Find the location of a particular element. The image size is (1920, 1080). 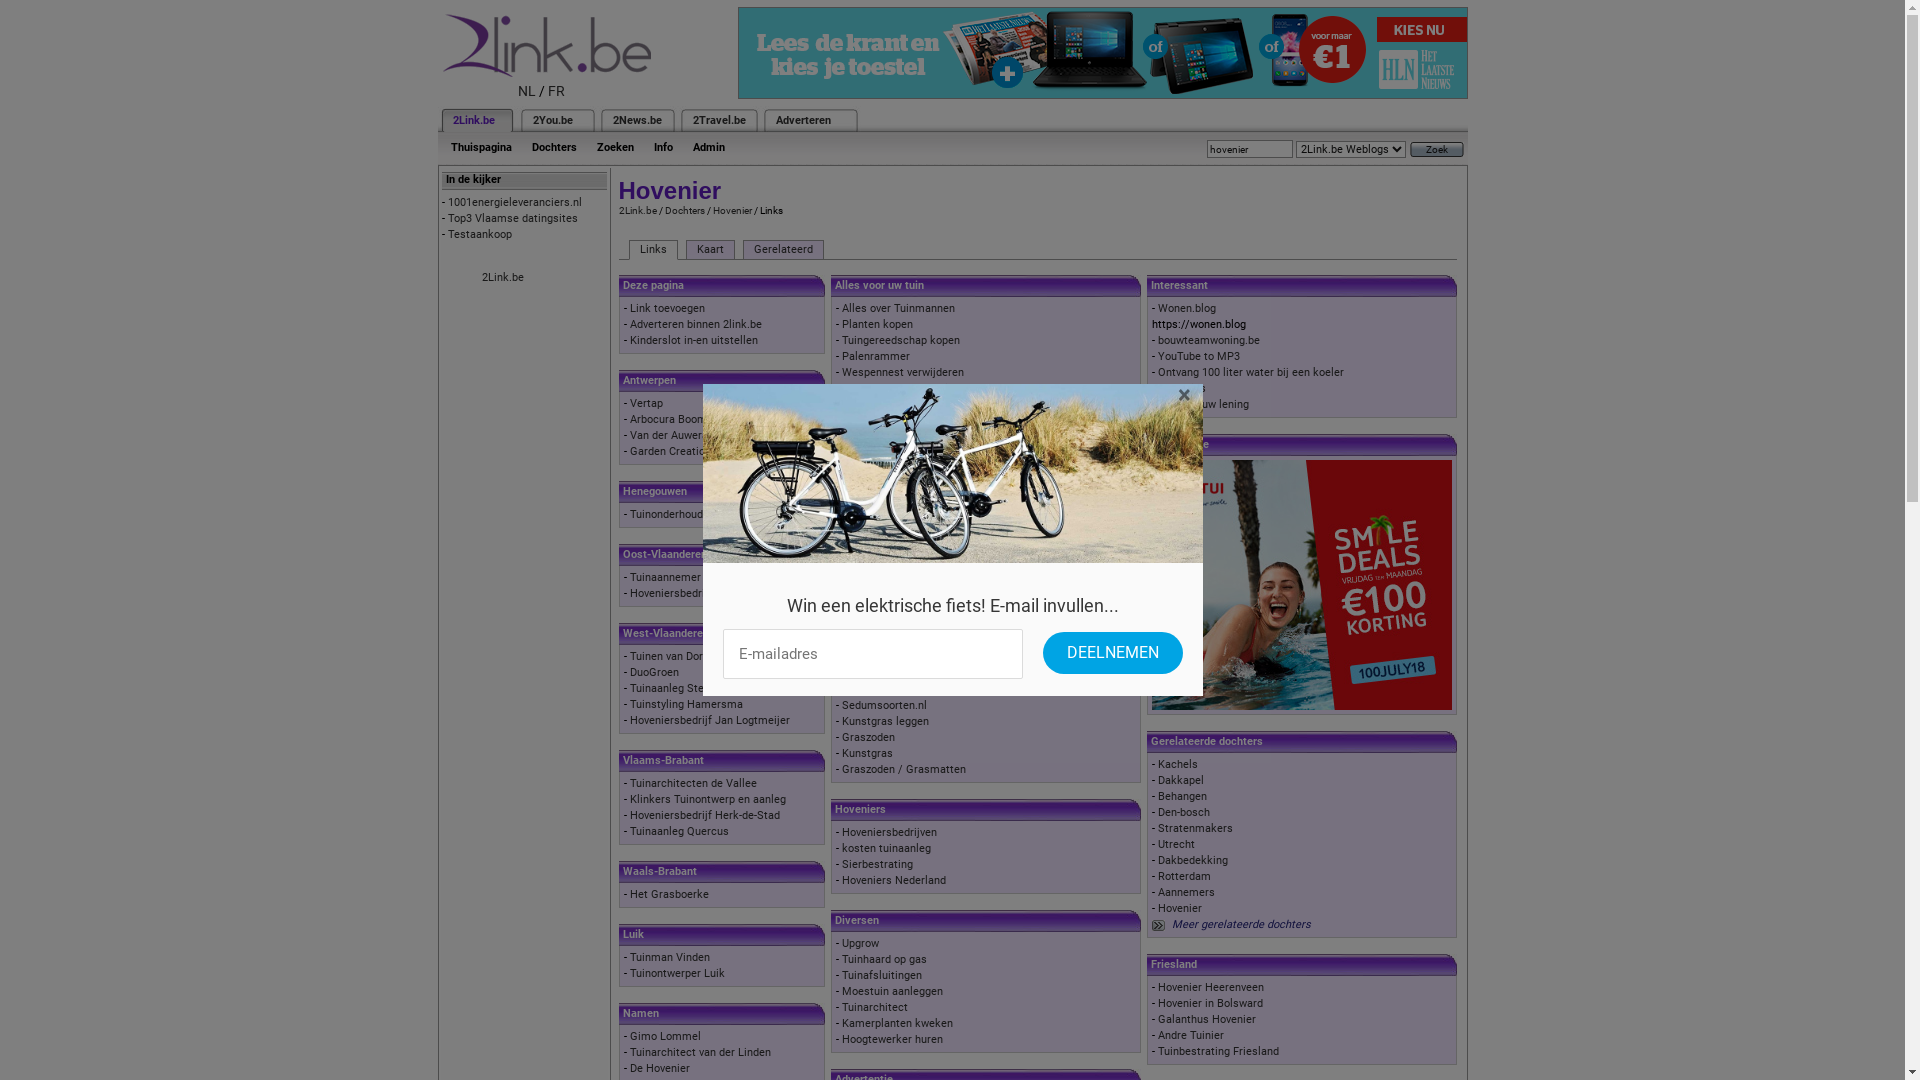

'Hovenier' is located at coordinates (730, 210).